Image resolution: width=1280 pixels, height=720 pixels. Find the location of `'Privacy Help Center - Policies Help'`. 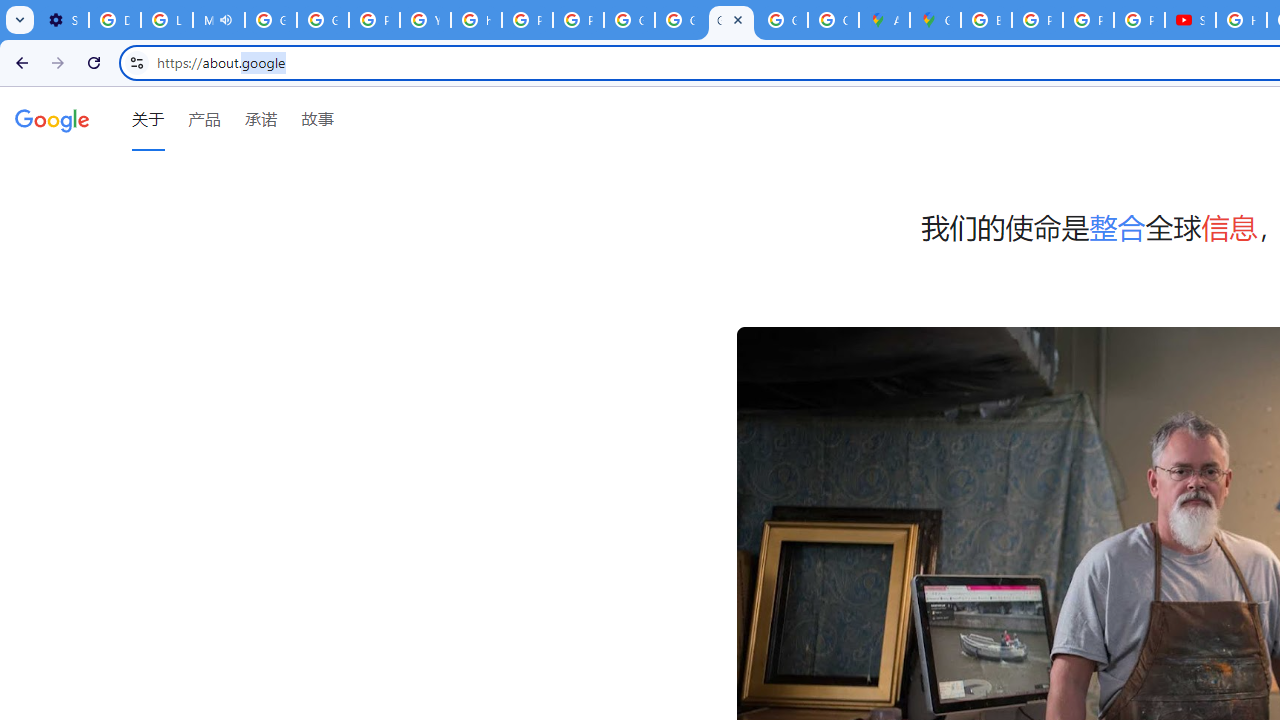

'Privacy Help Center - Policies Help' is located at coordinates (1038, 20).